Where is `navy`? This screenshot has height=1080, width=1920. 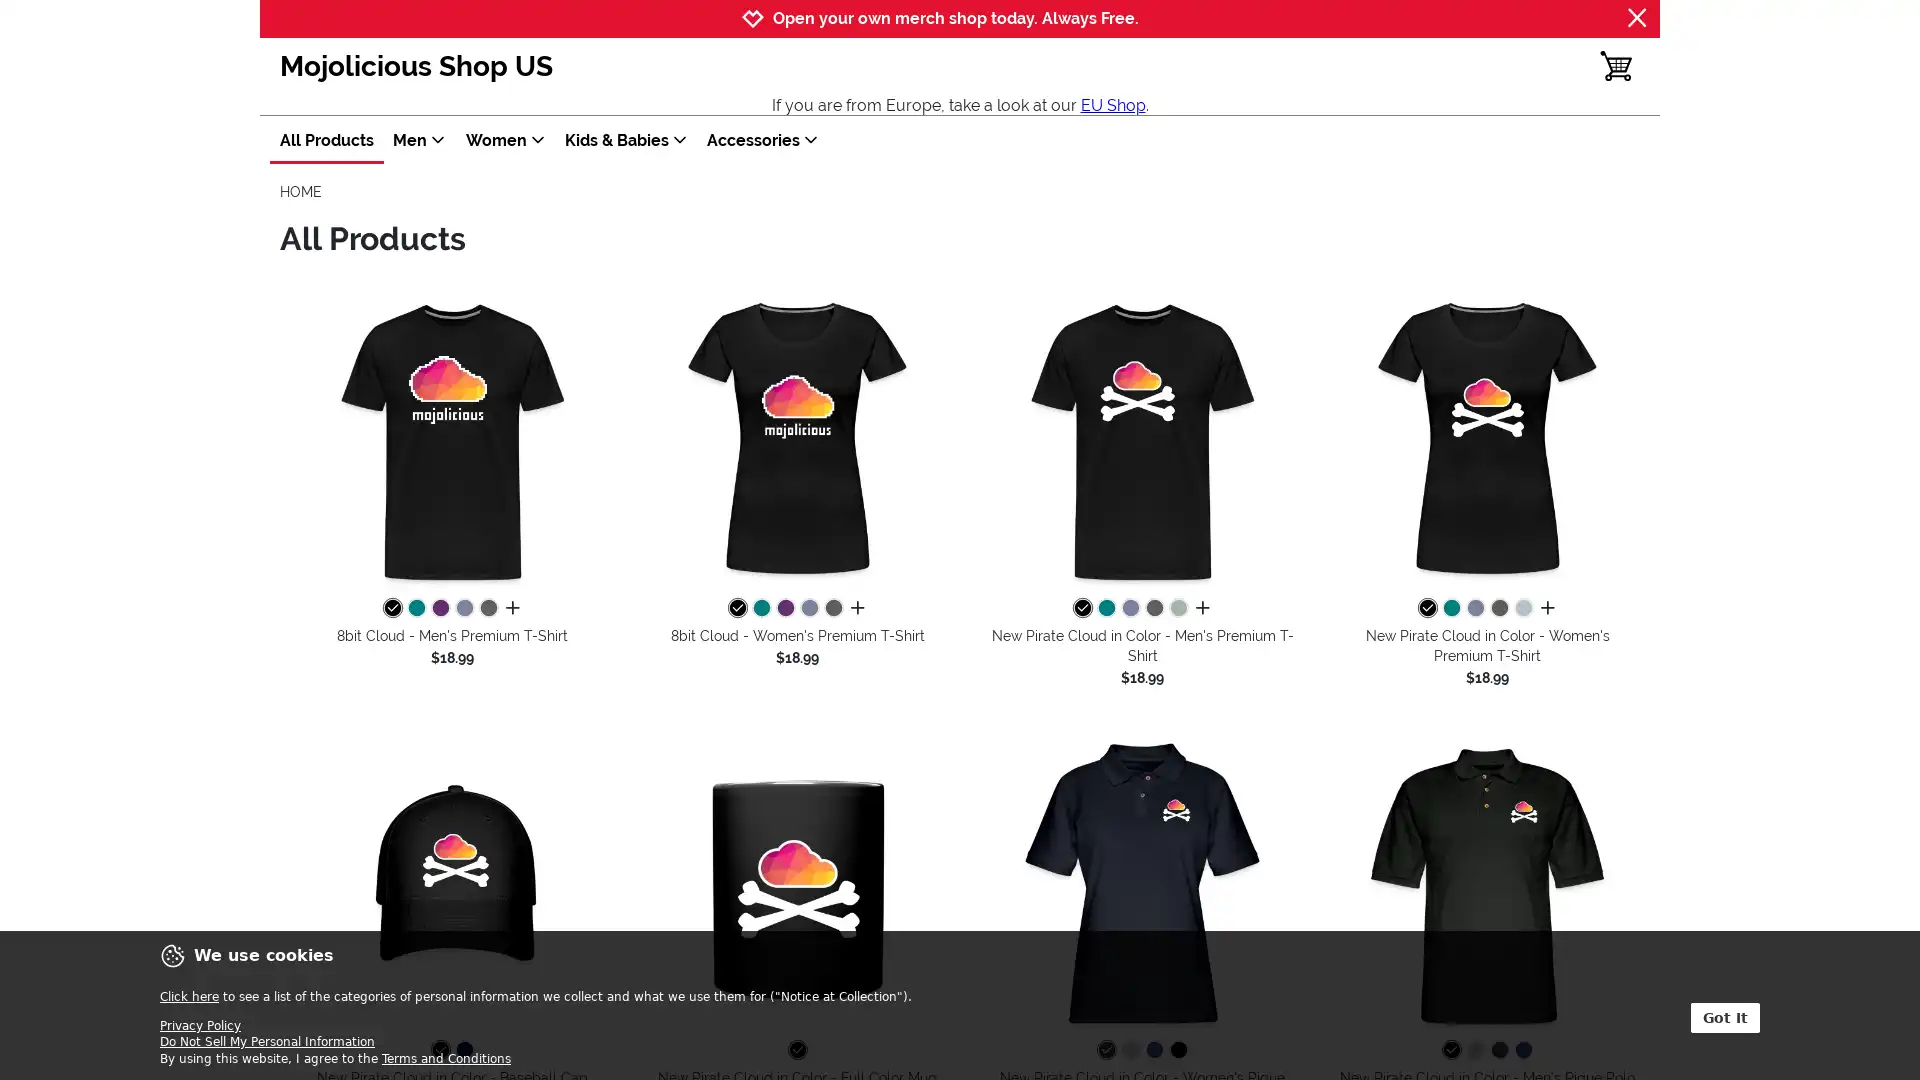
navy is located at coordinates (463, 1050).